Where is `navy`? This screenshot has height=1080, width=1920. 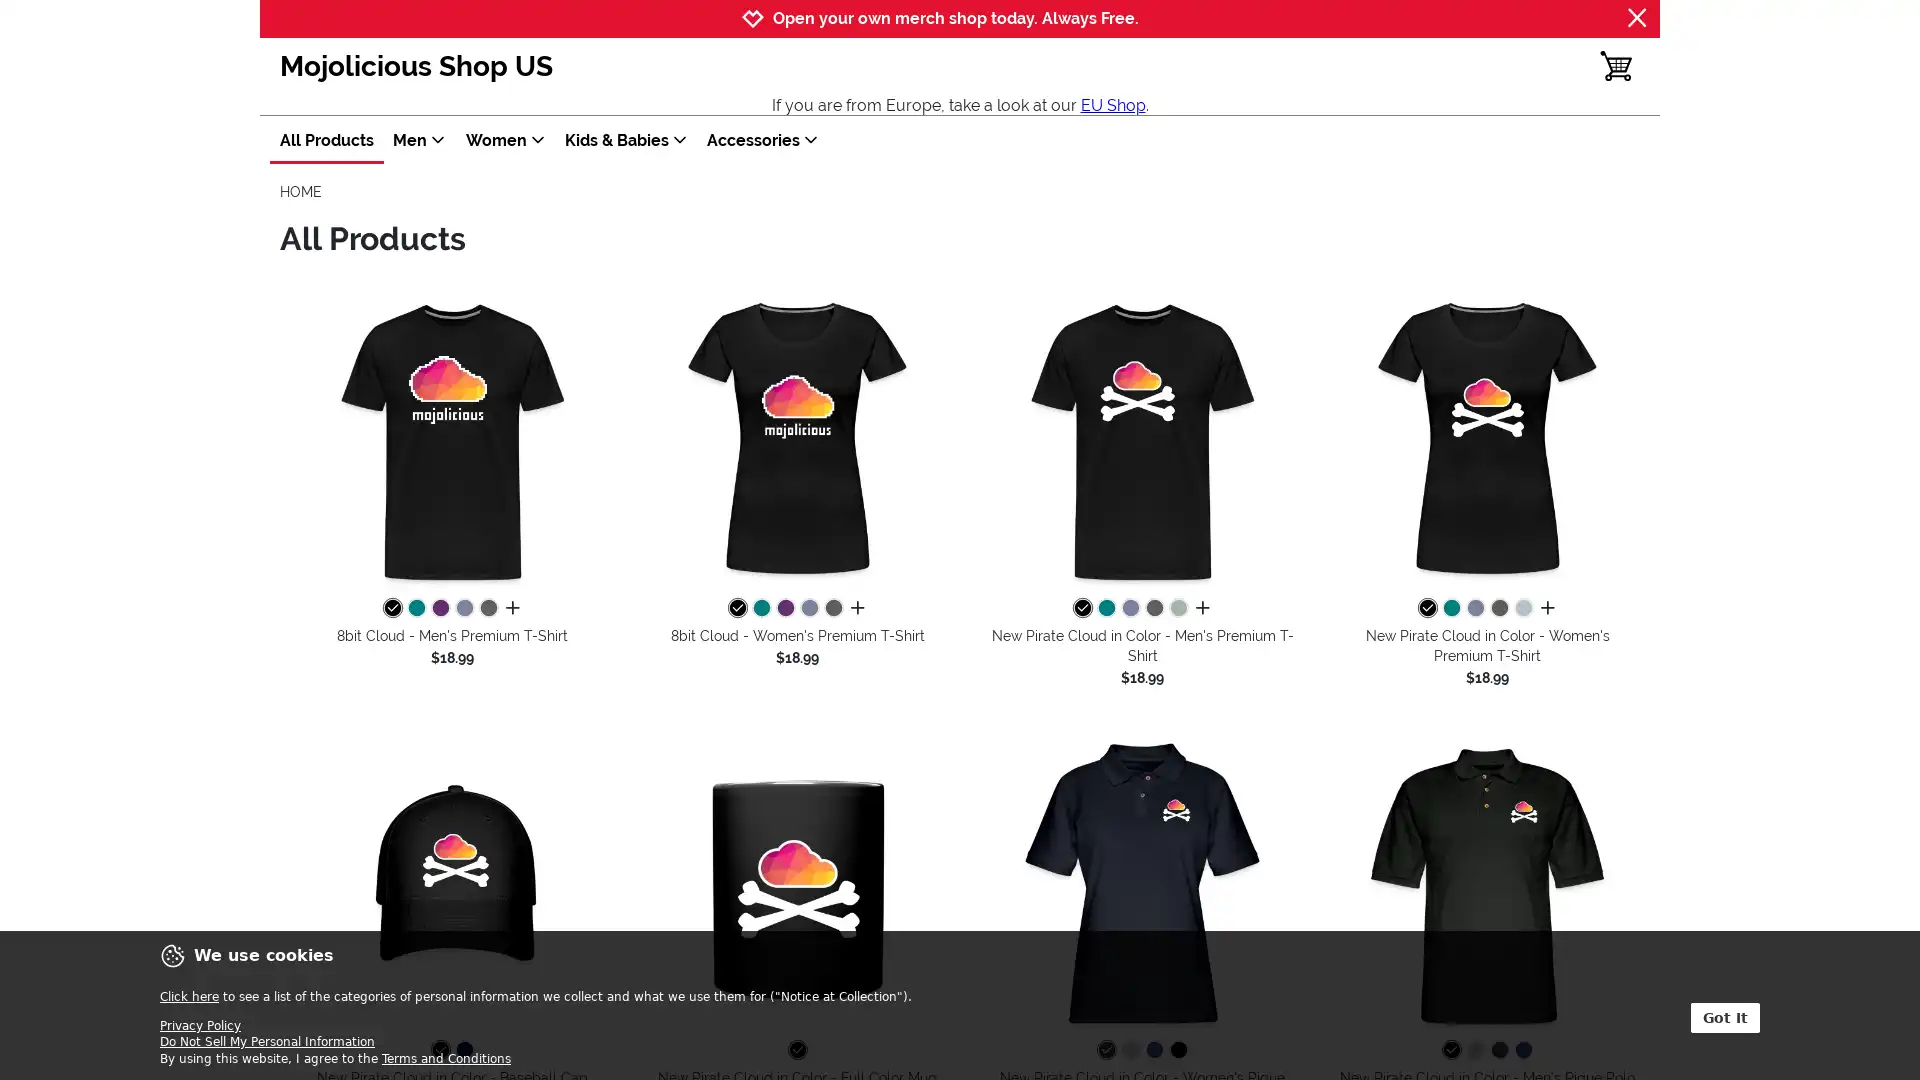
navy is located at coordinates (463, 1050).